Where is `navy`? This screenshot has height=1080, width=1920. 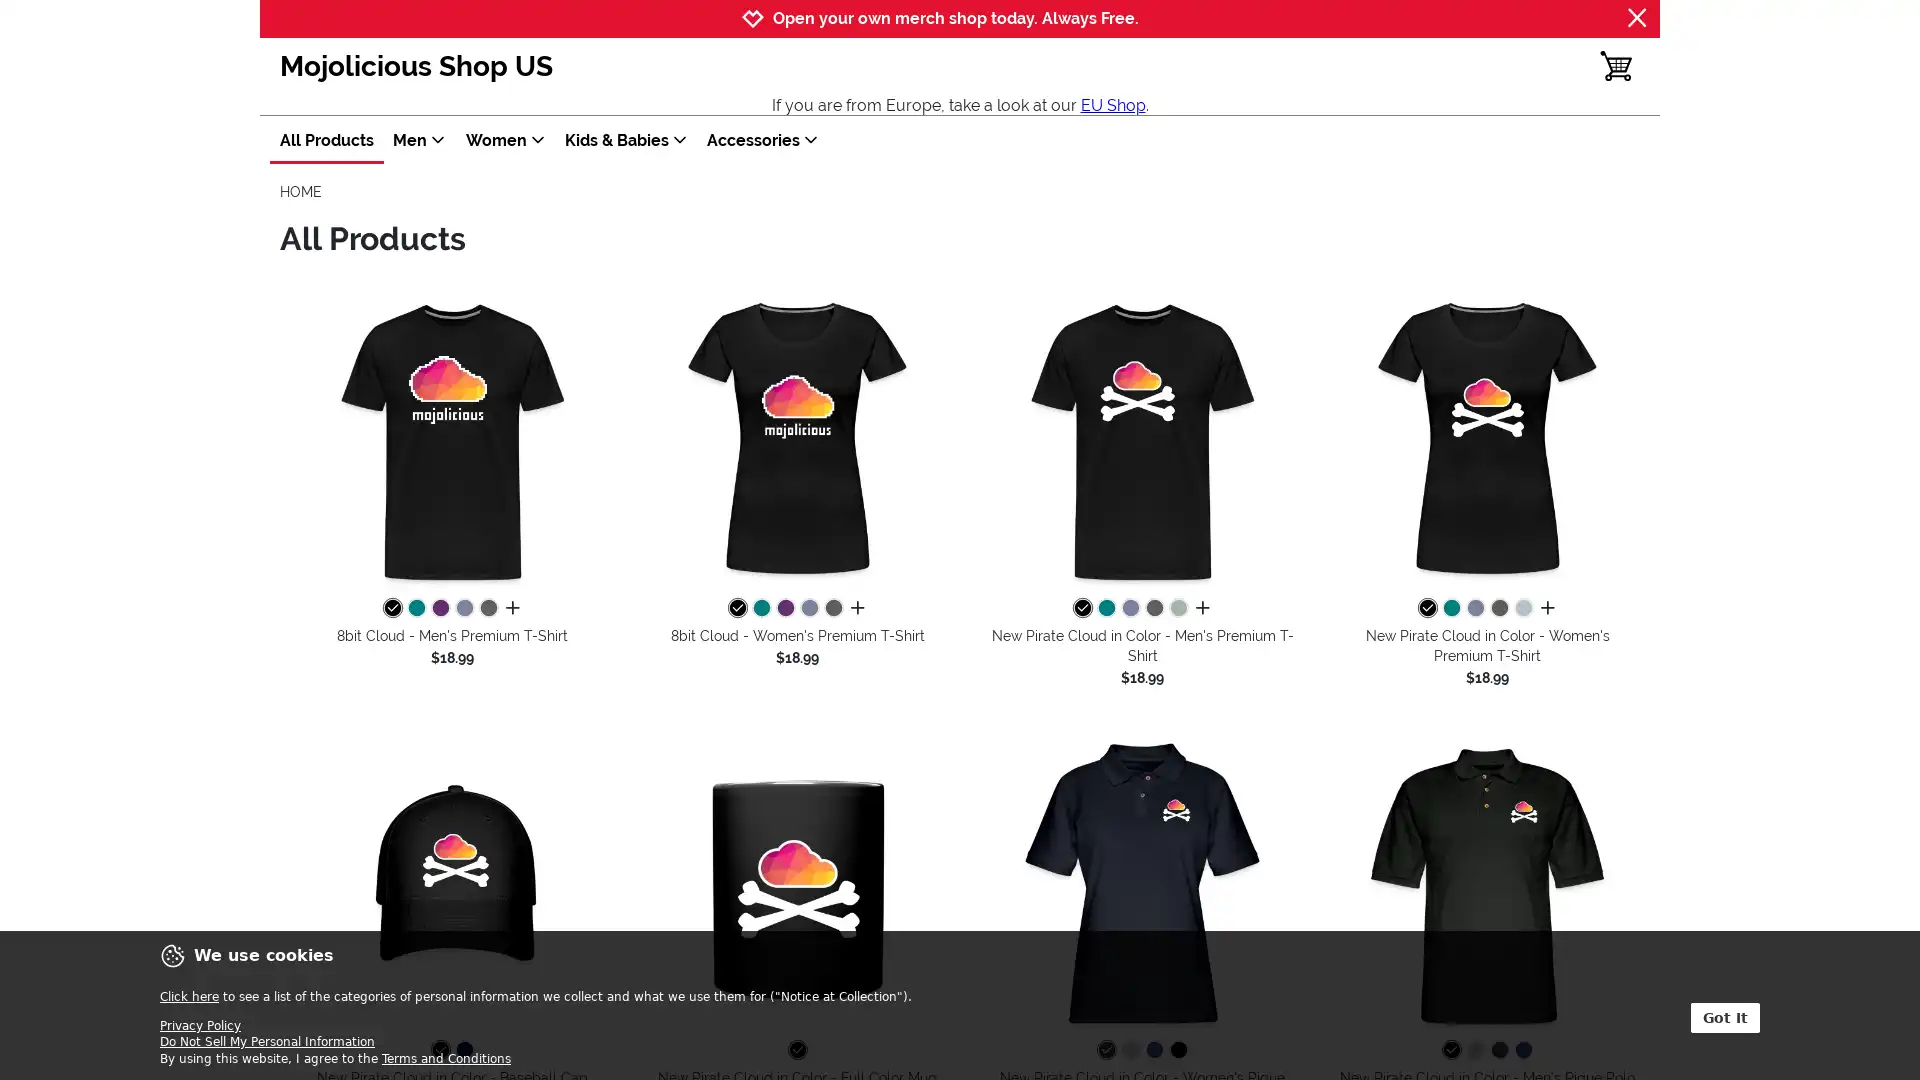
navy is located at coordinates (463, 1050).